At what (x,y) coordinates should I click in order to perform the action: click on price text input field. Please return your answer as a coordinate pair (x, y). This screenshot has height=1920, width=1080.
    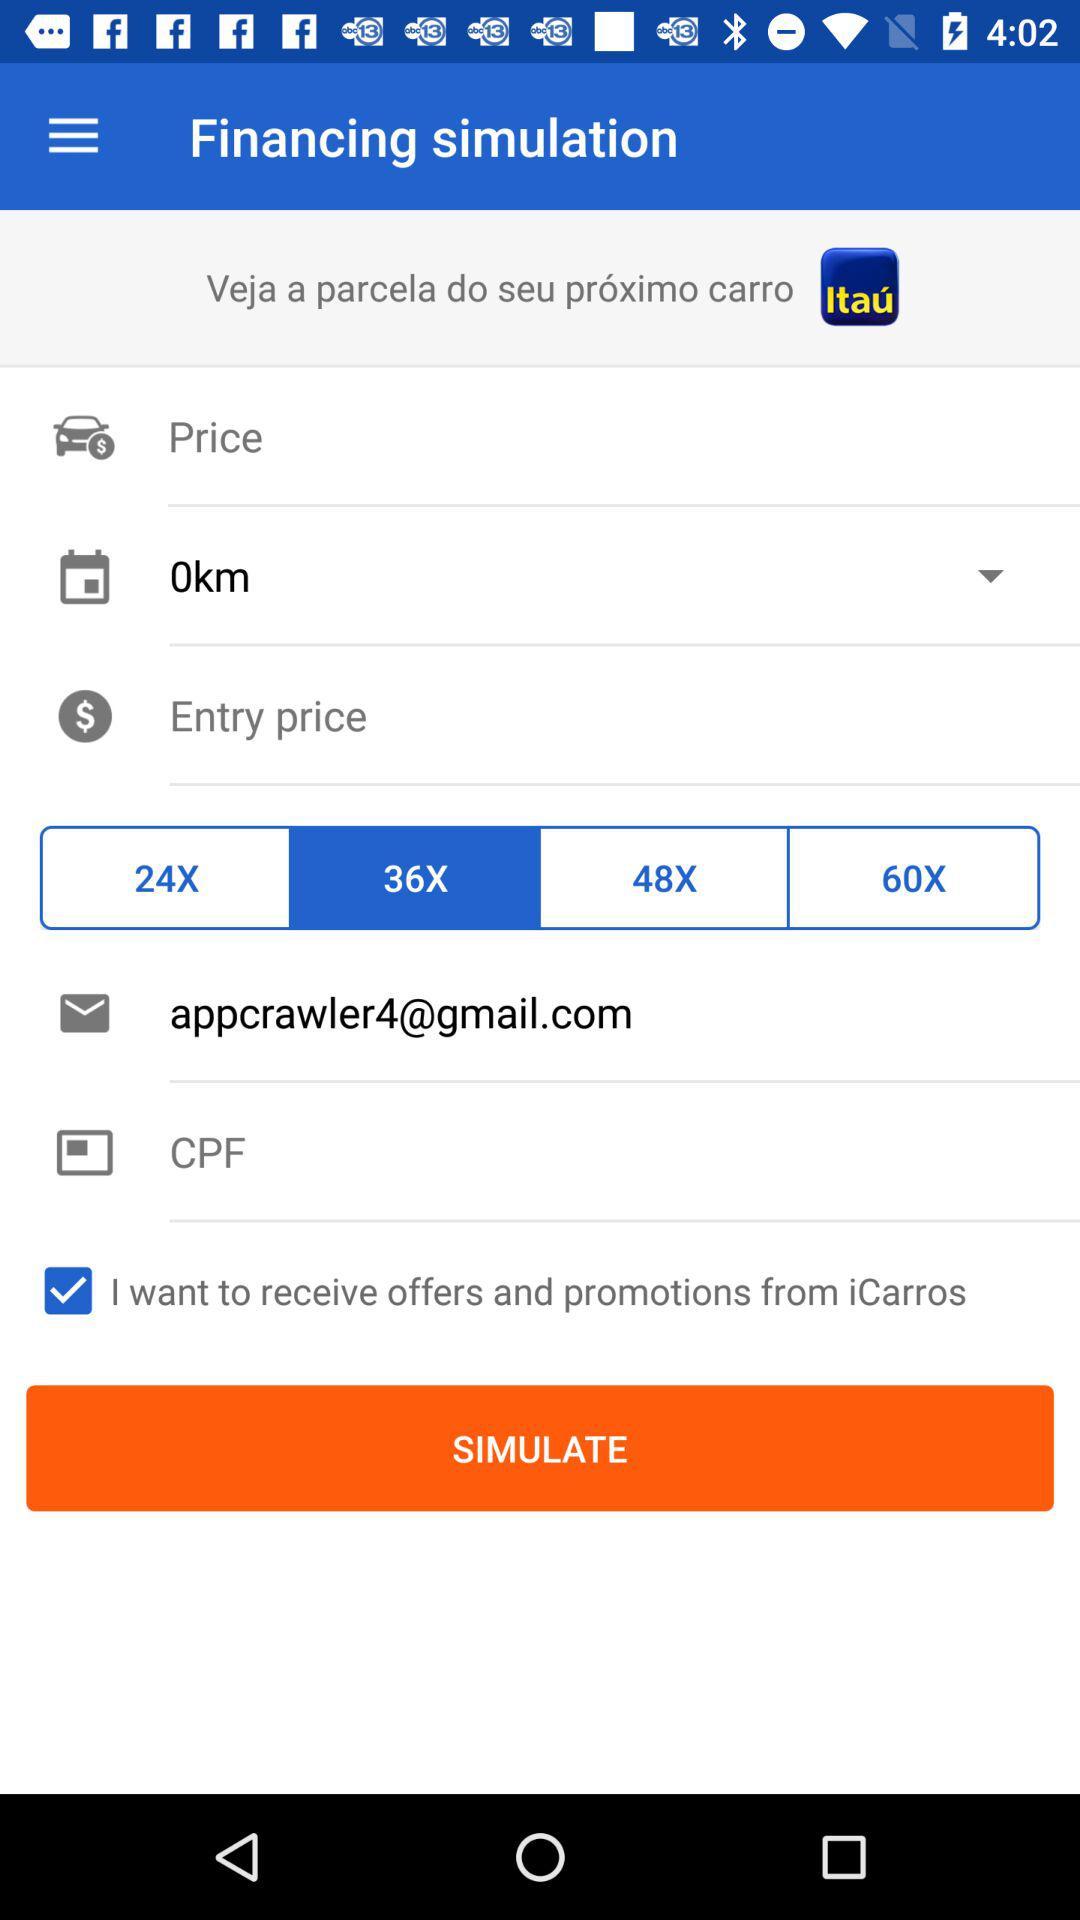
    Looking at the image, I should click on (623, 714).